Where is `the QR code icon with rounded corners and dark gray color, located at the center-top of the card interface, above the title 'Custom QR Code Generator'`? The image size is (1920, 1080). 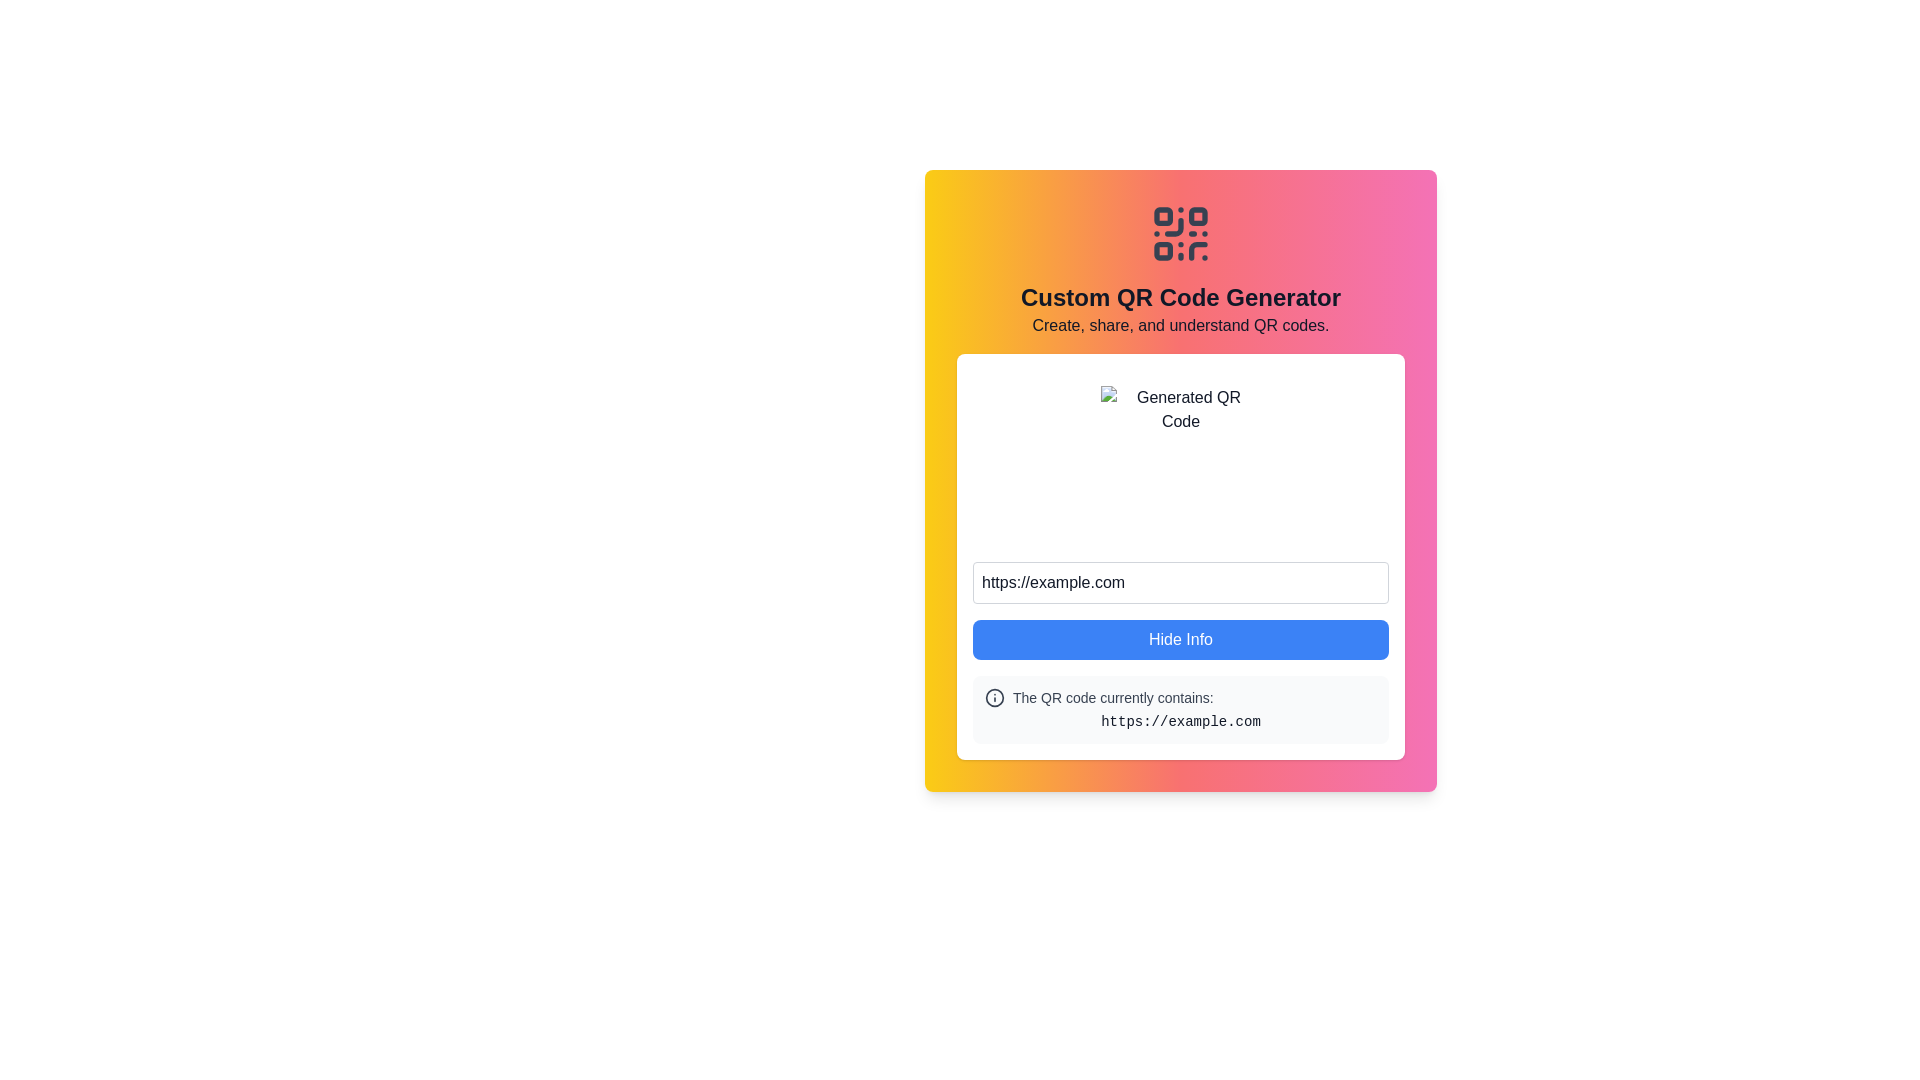 the QR code icon with rounded corners and dark gray color, located at the center-top of the card interface, above the title 'Custom QR Code Generator' is located at coordinates (1180, 233).